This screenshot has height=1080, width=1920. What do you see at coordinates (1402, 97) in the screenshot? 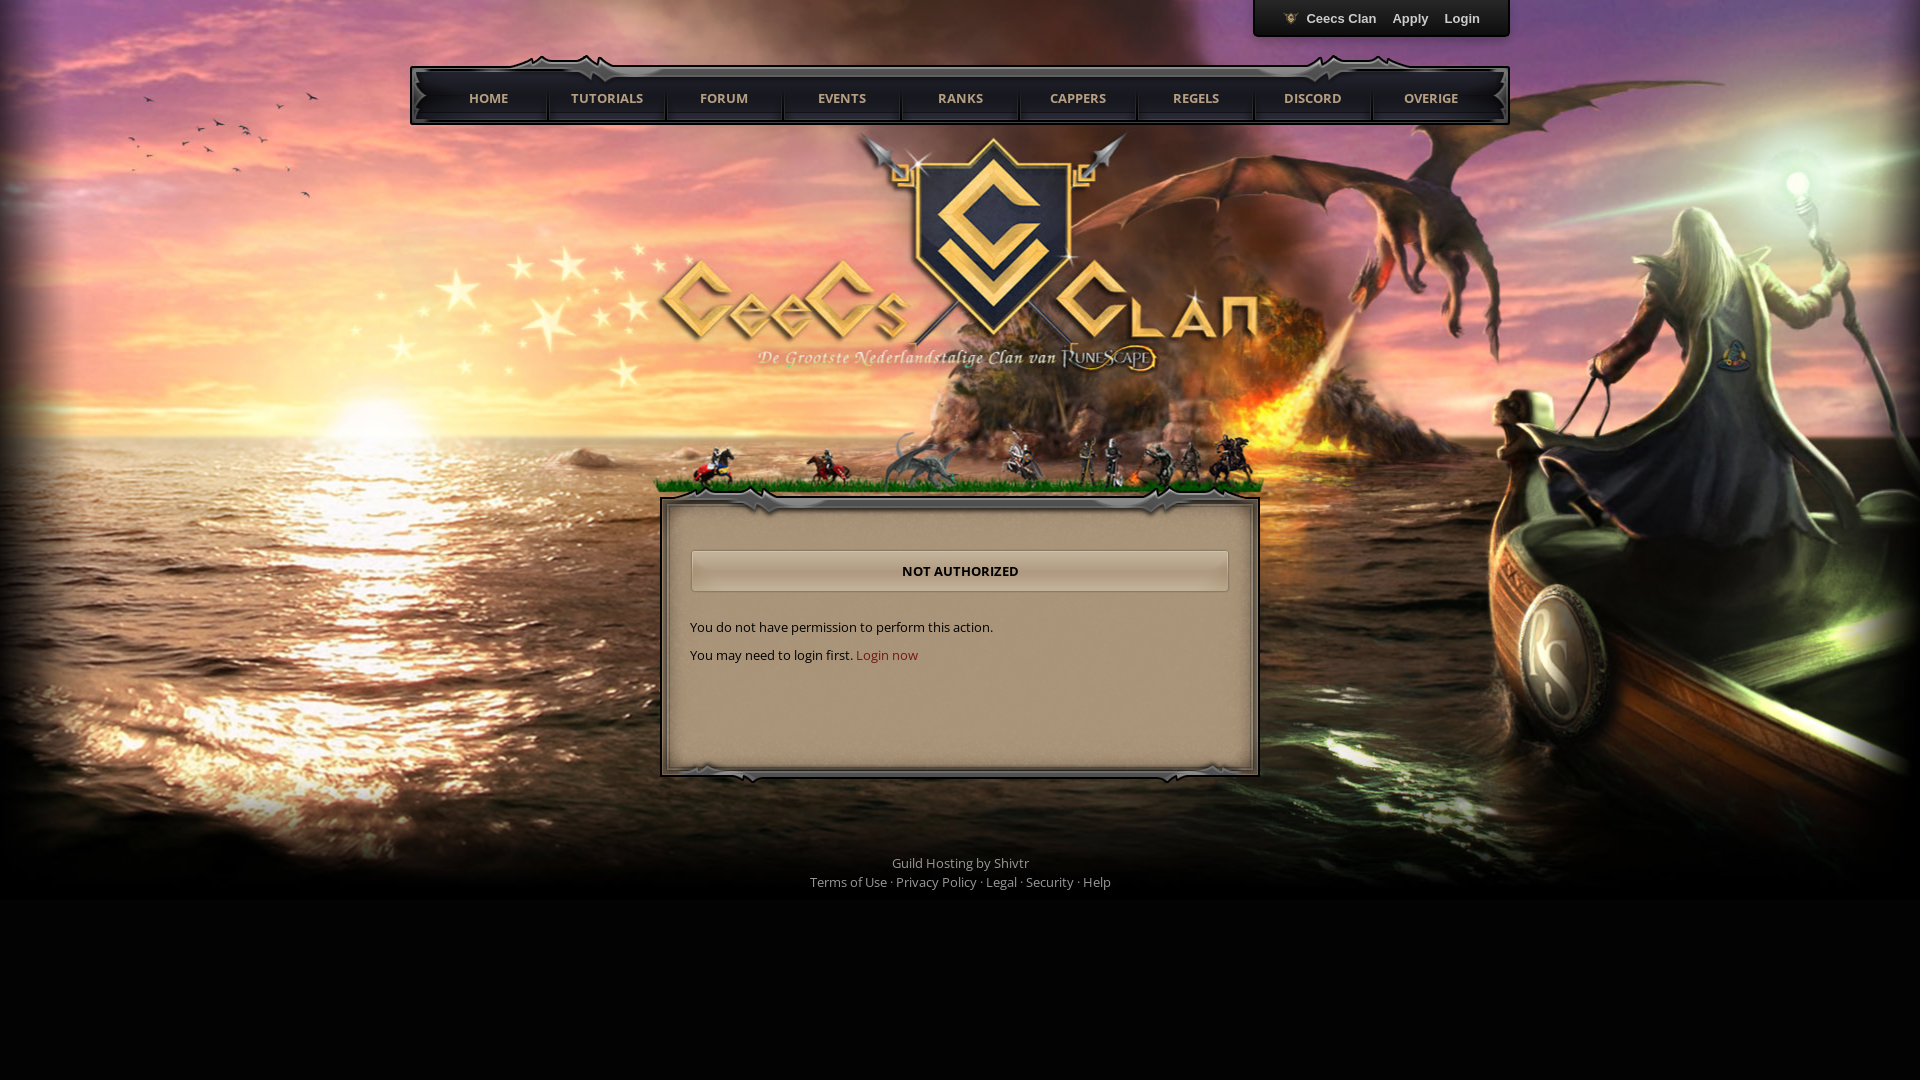
I see `'OVERIGE'` at bounding box center [1402, 97].